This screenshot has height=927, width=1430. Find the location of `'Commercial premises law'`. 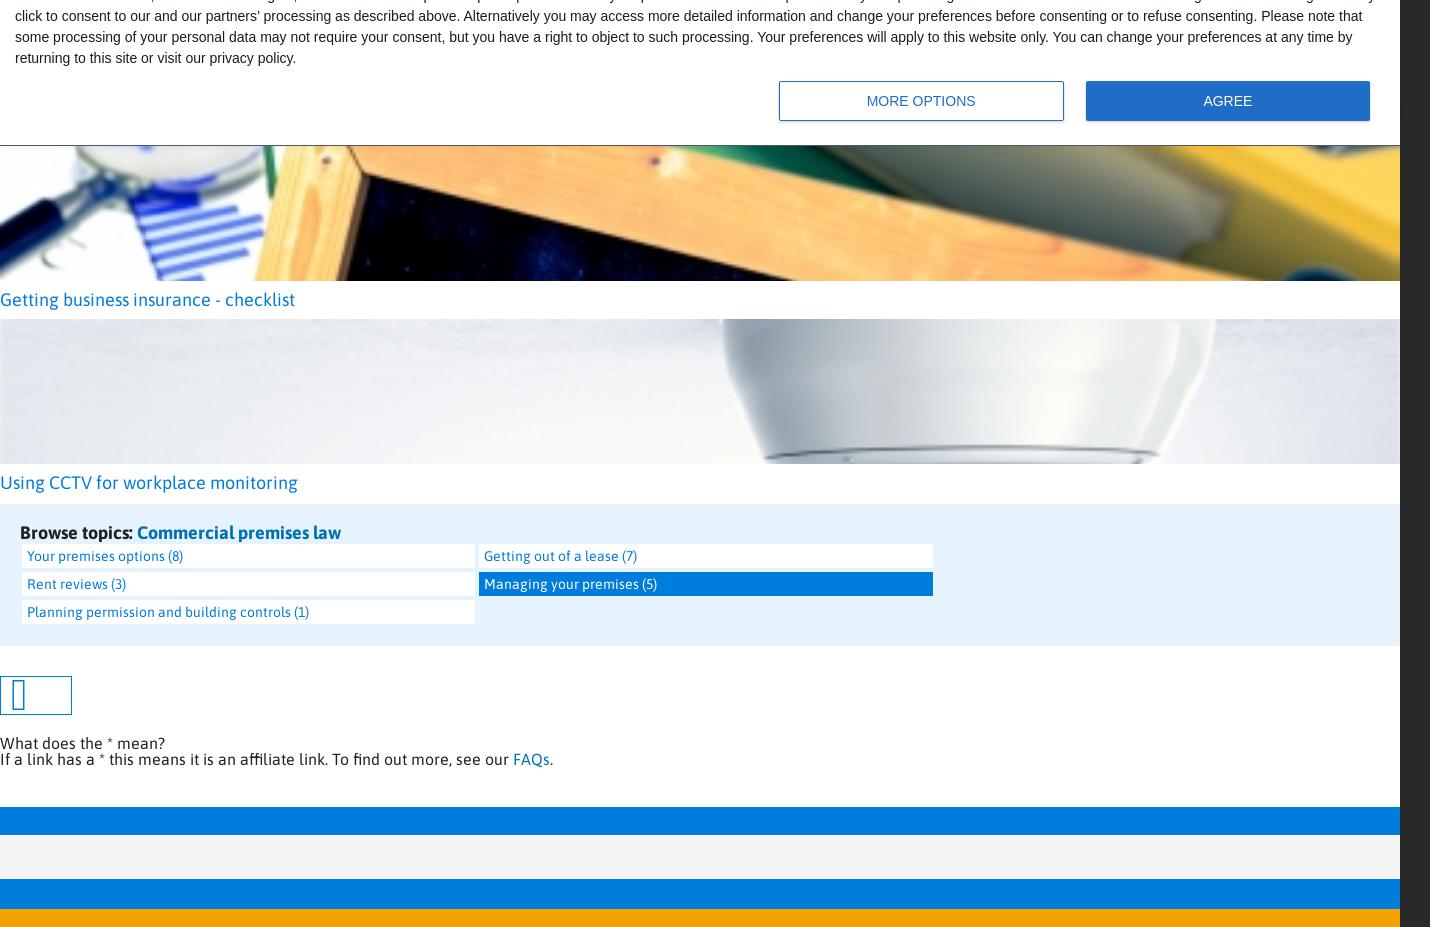

'Commercial premises law' is located at coordinates (237, 532).